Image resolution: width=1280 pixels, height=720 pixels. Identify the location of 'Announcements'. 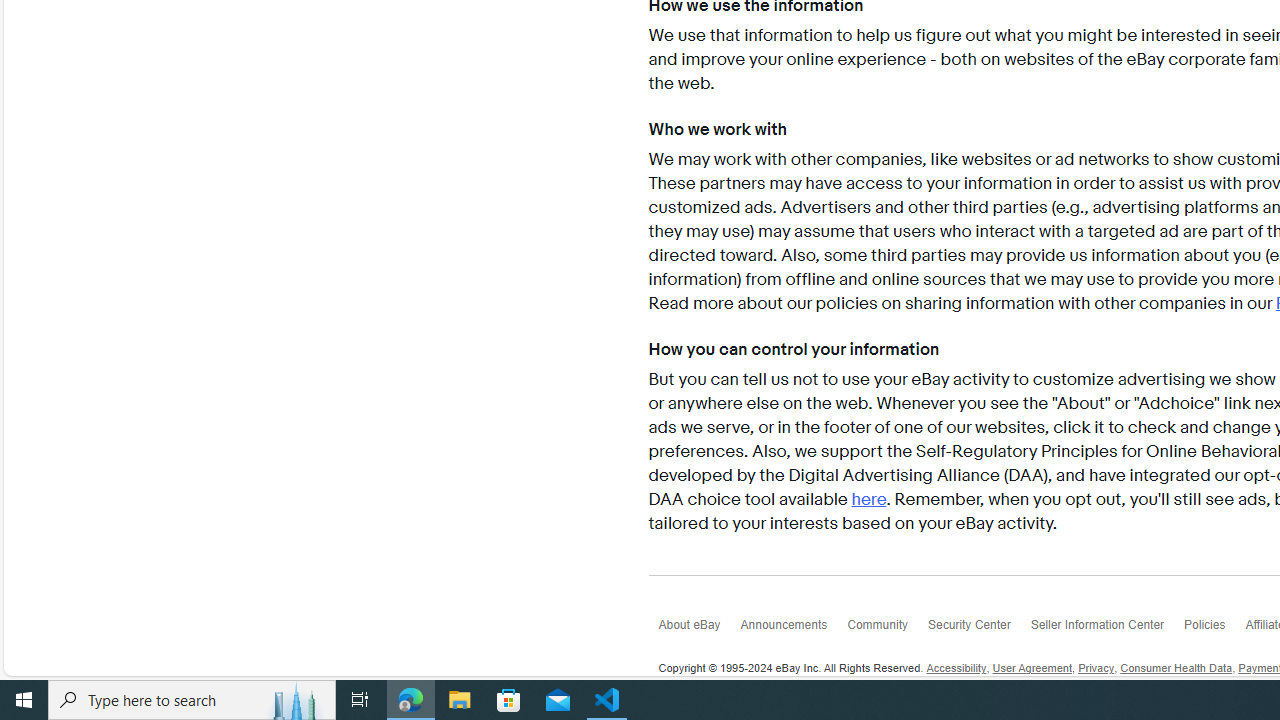
(792, 628).